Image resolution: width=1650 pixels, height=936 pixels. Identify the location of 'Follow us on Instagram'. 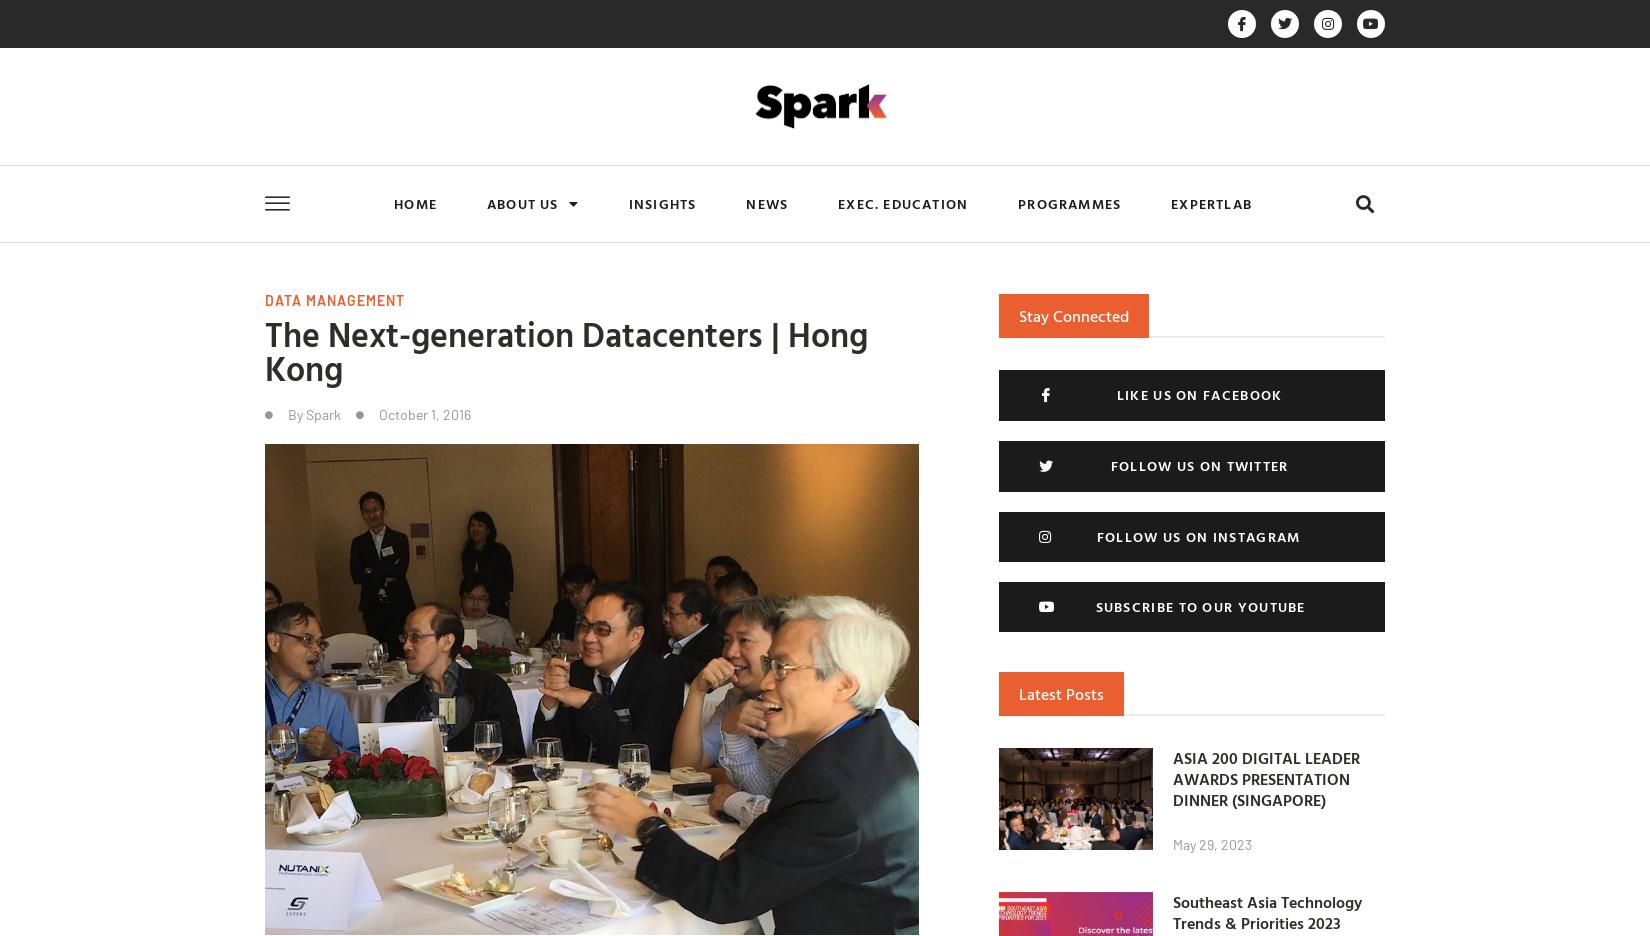
(1198, 536).